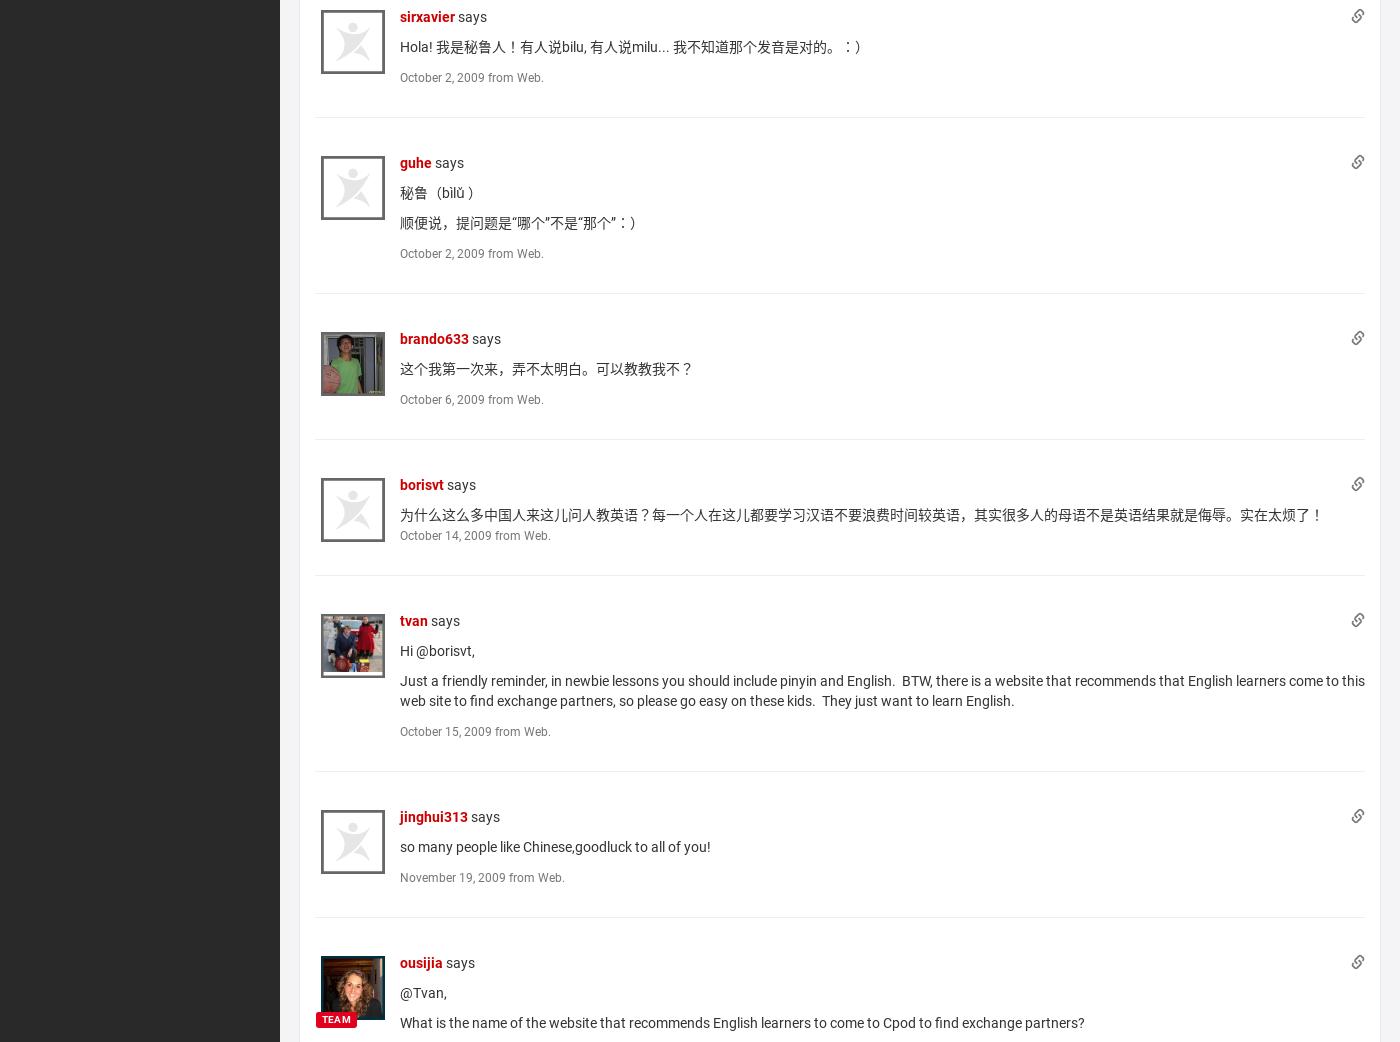 Image resolution: width=1400 pixels, height=1042 pixels. I want to click on '@Tvan,', so click(423, 991).